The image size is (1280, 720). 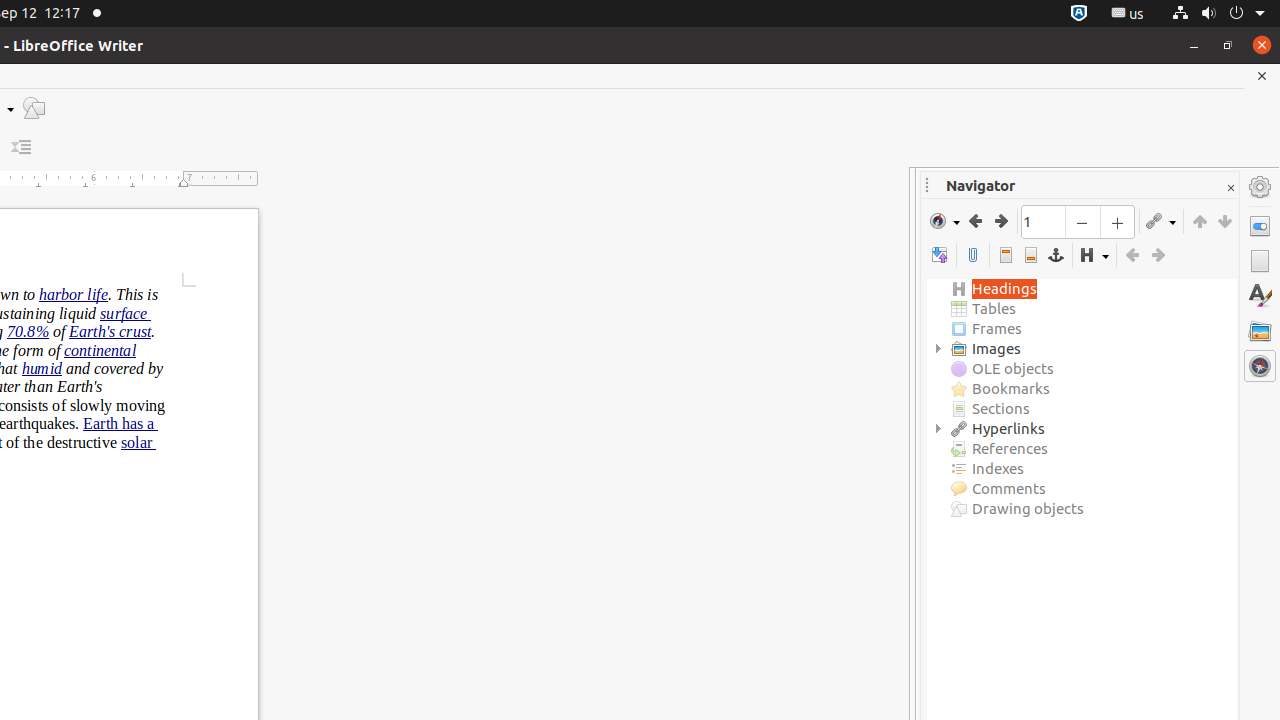 What do you see at coordinates (1127, 13) in the screenshot?
I see `':1.21/StatusNotifierItem'` at bounding box center [1127, 13].